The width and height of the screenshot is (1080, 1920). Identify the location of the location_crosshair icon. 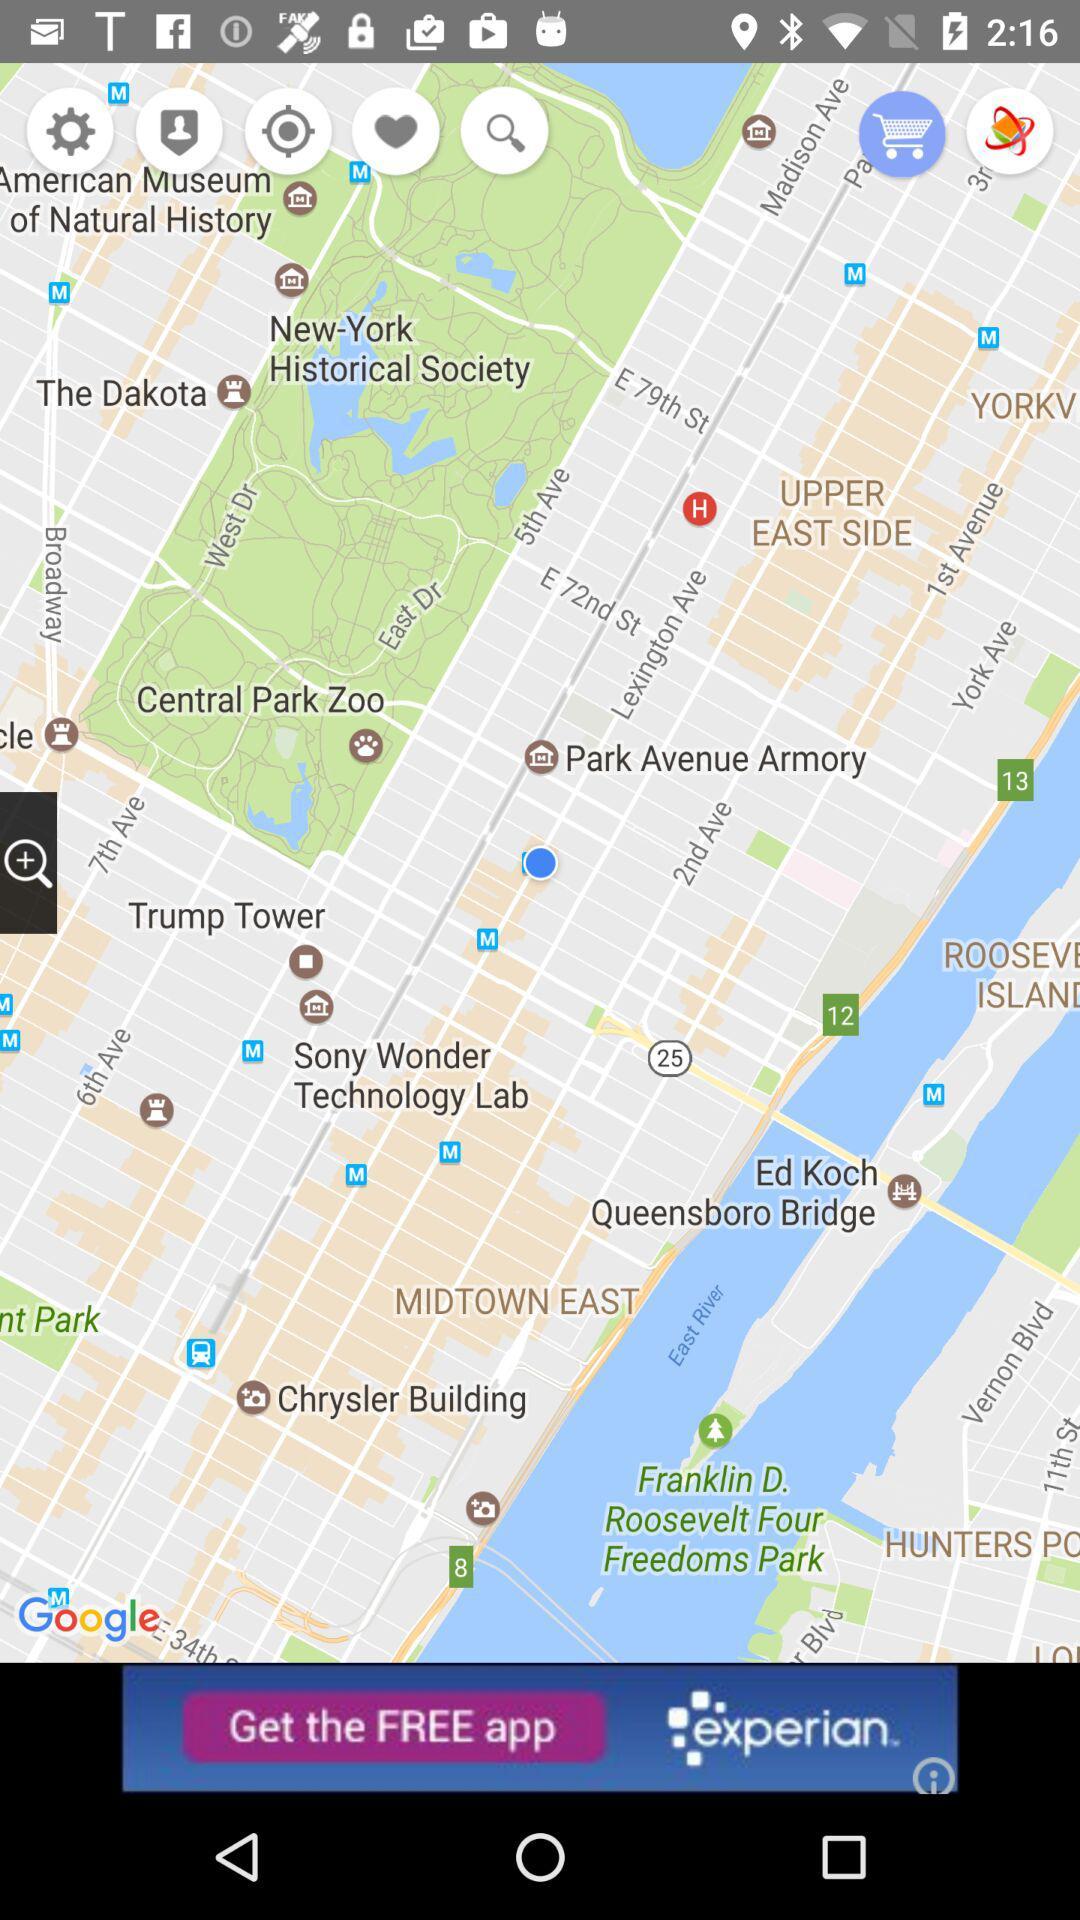
(283, 132).